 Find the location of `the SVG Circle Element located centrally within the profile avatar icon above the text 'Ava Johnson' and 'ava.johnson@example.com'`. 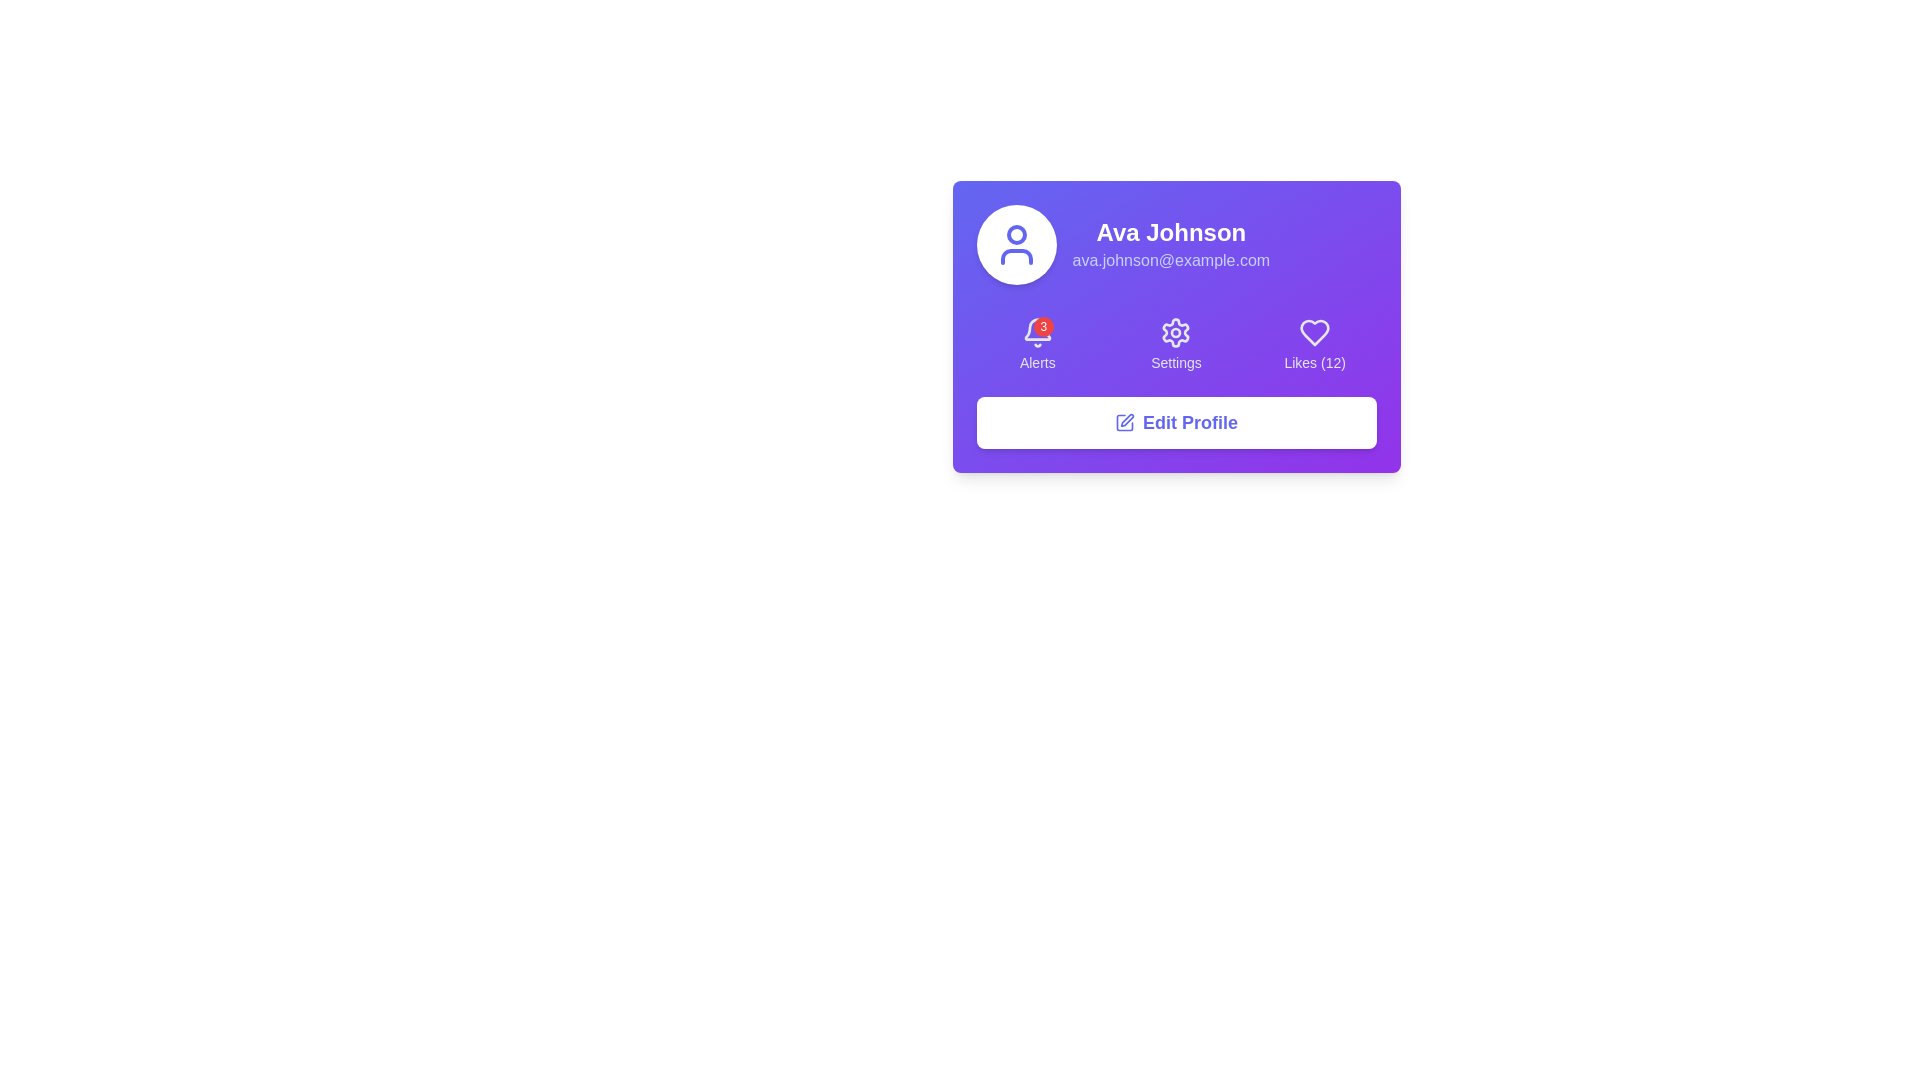

the SVG Circle Element located centrally within the profile avatar icon above the text 'Ava Johnson' and 'ava.johnson@example.com' is located at coordinates (1016, 234).